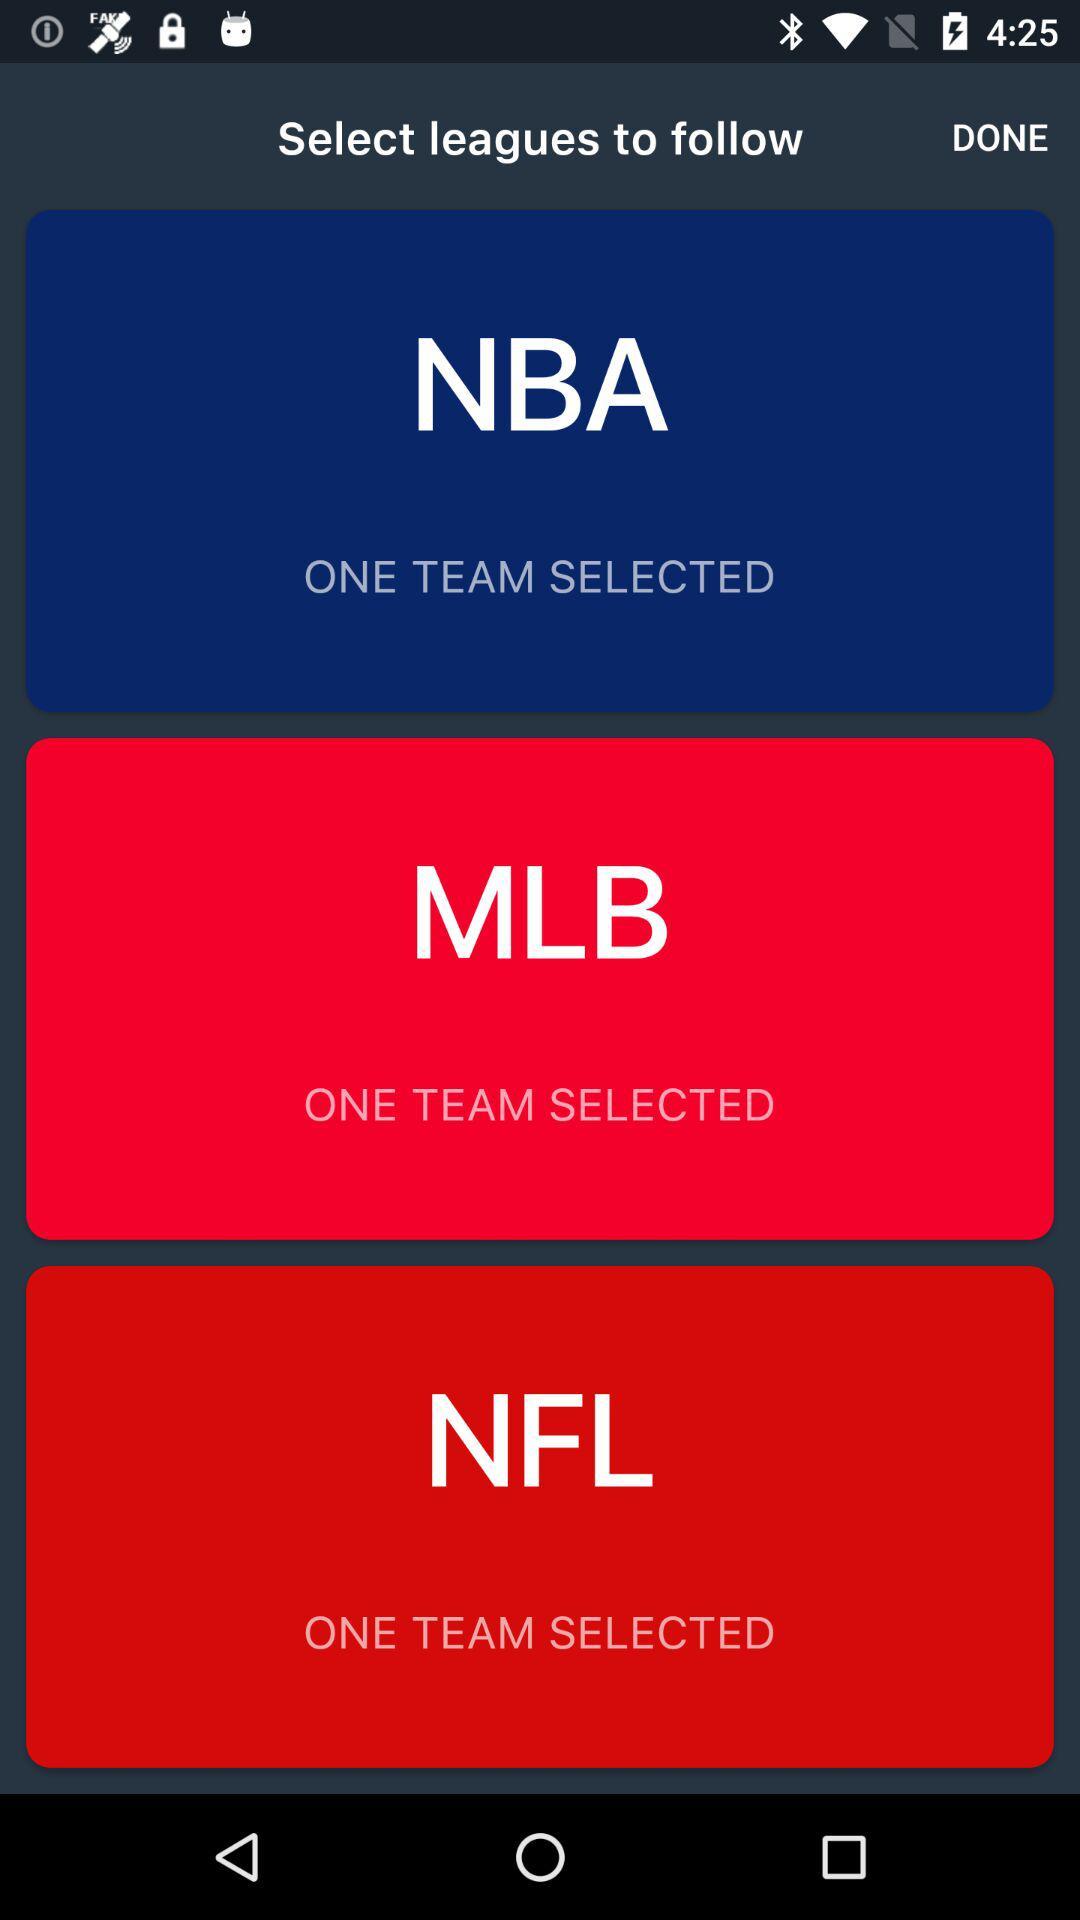 The image size is (1080, 1920). I want to click on the icon next to select leagues to, so click(1000, 135).